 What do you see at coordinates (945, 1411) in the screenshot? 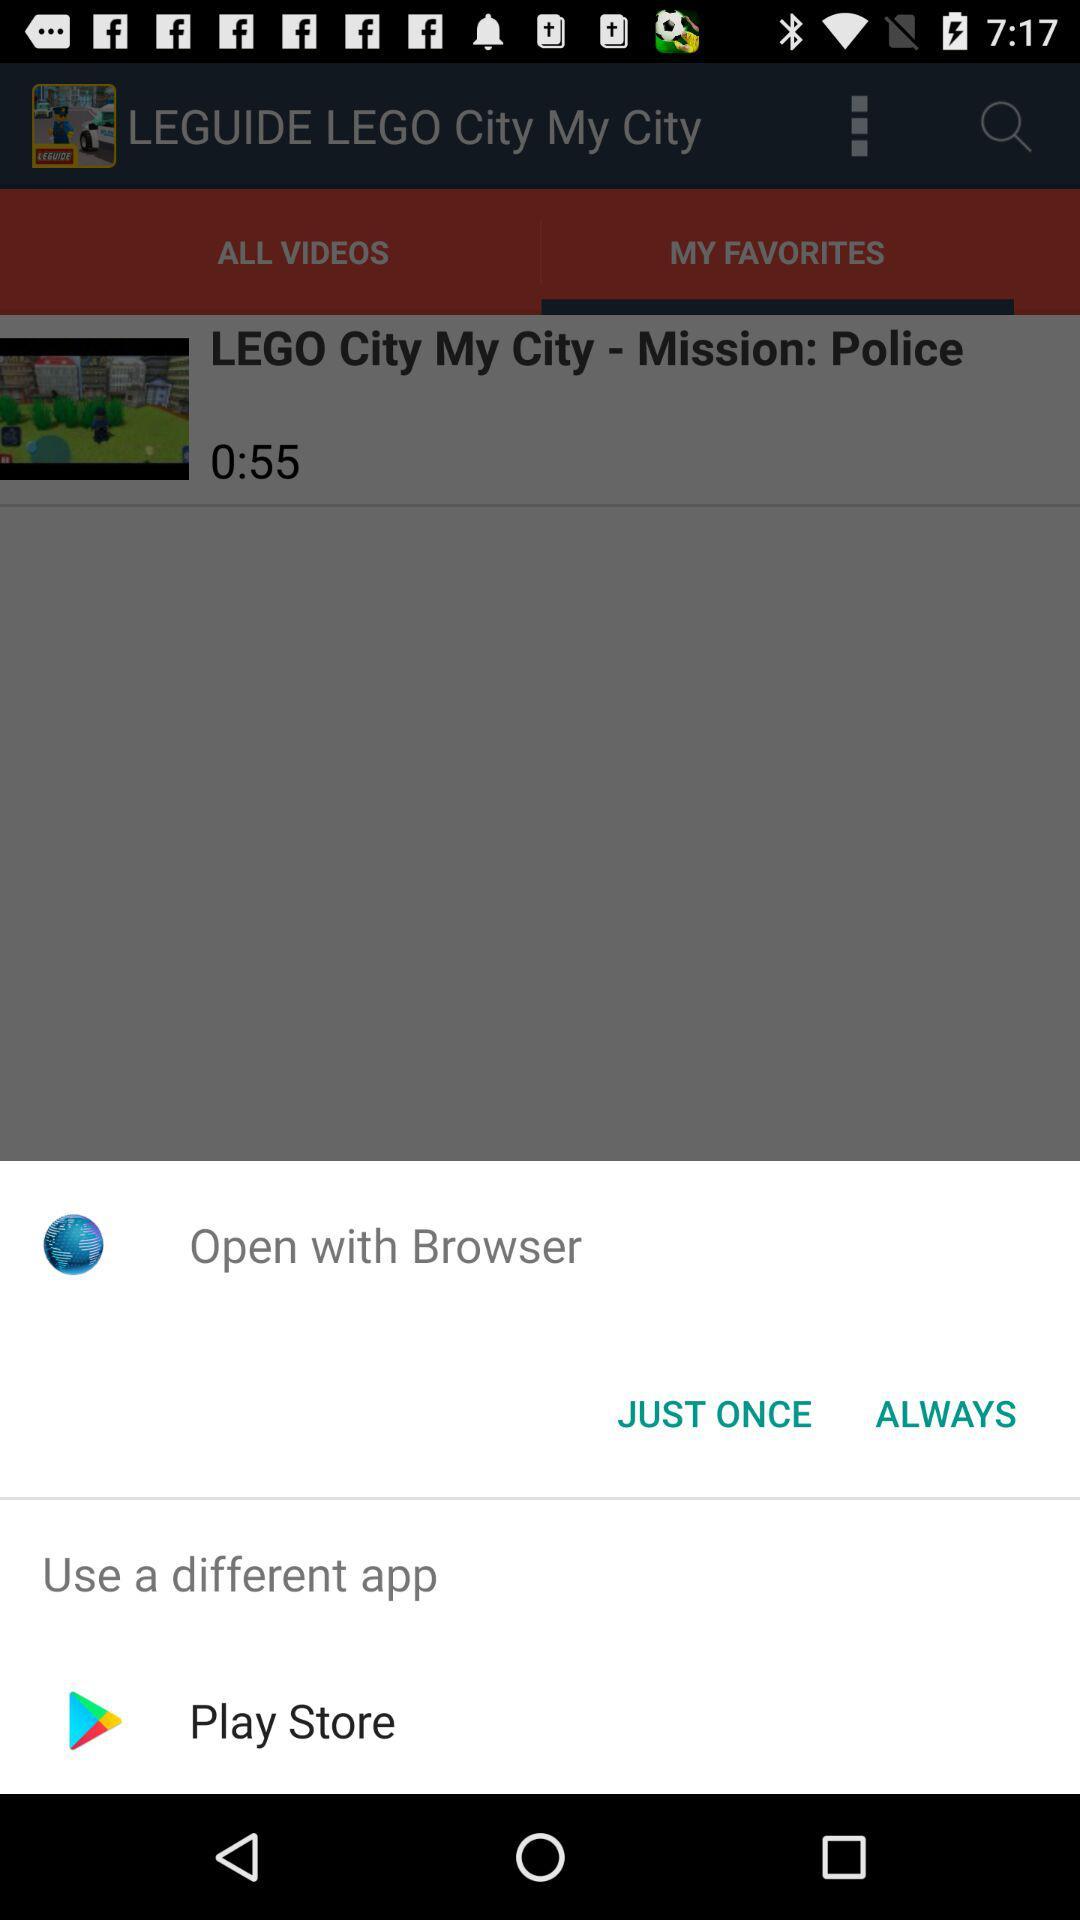
I see `always` at bounding box center [945, 1411].